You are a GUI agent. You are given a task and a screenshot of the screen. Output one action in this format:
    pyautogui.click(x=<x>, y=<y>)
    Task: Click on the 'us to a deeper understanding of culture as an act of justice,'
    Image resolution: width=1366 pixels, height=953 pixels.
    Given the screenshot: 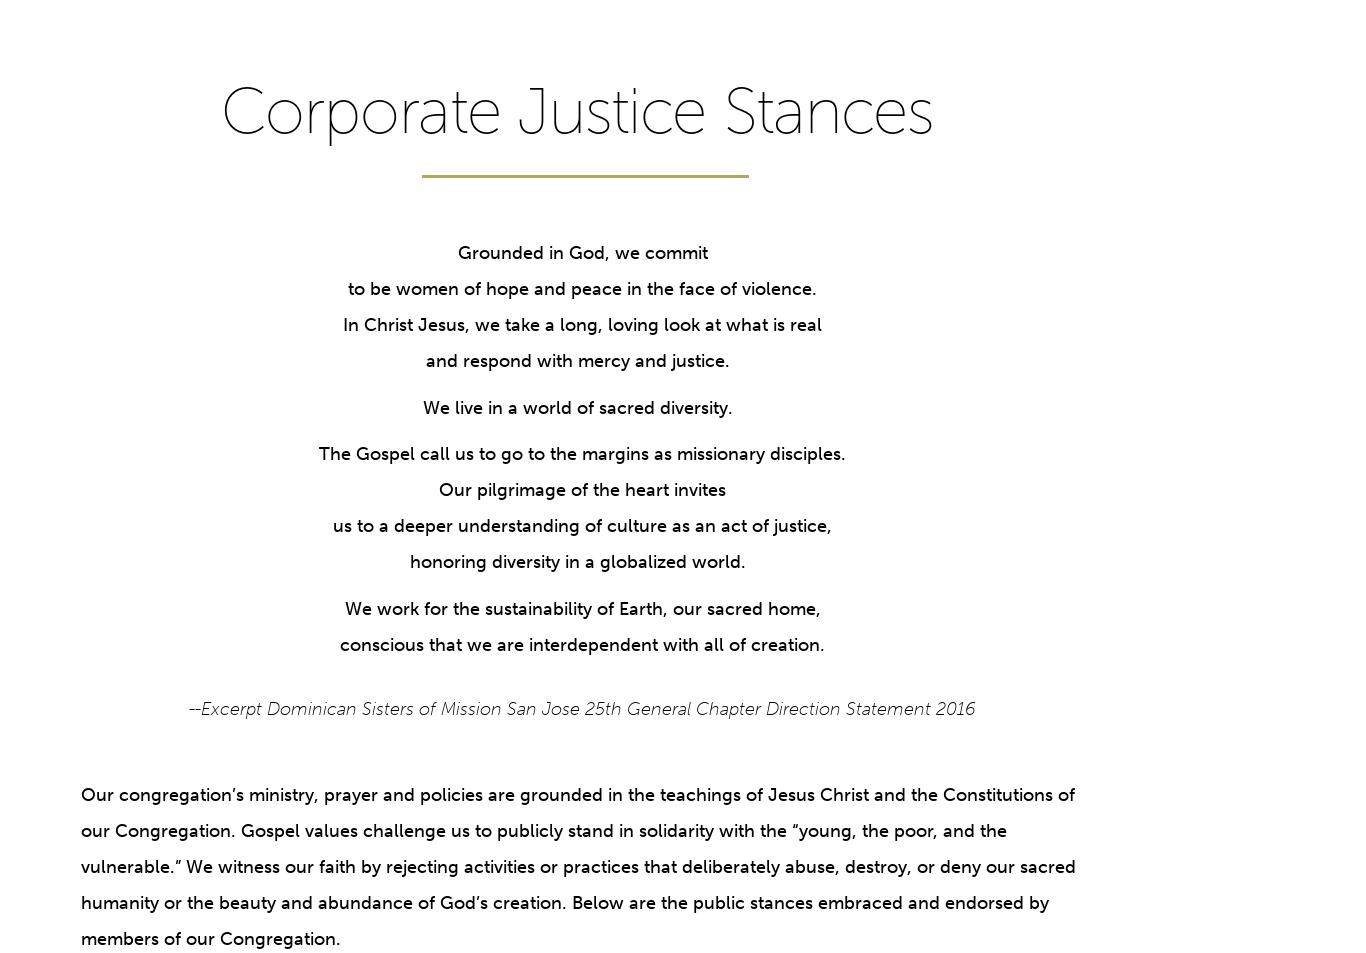 What is the action you would take?
    pyautogui.click(x=581, y=525)
    